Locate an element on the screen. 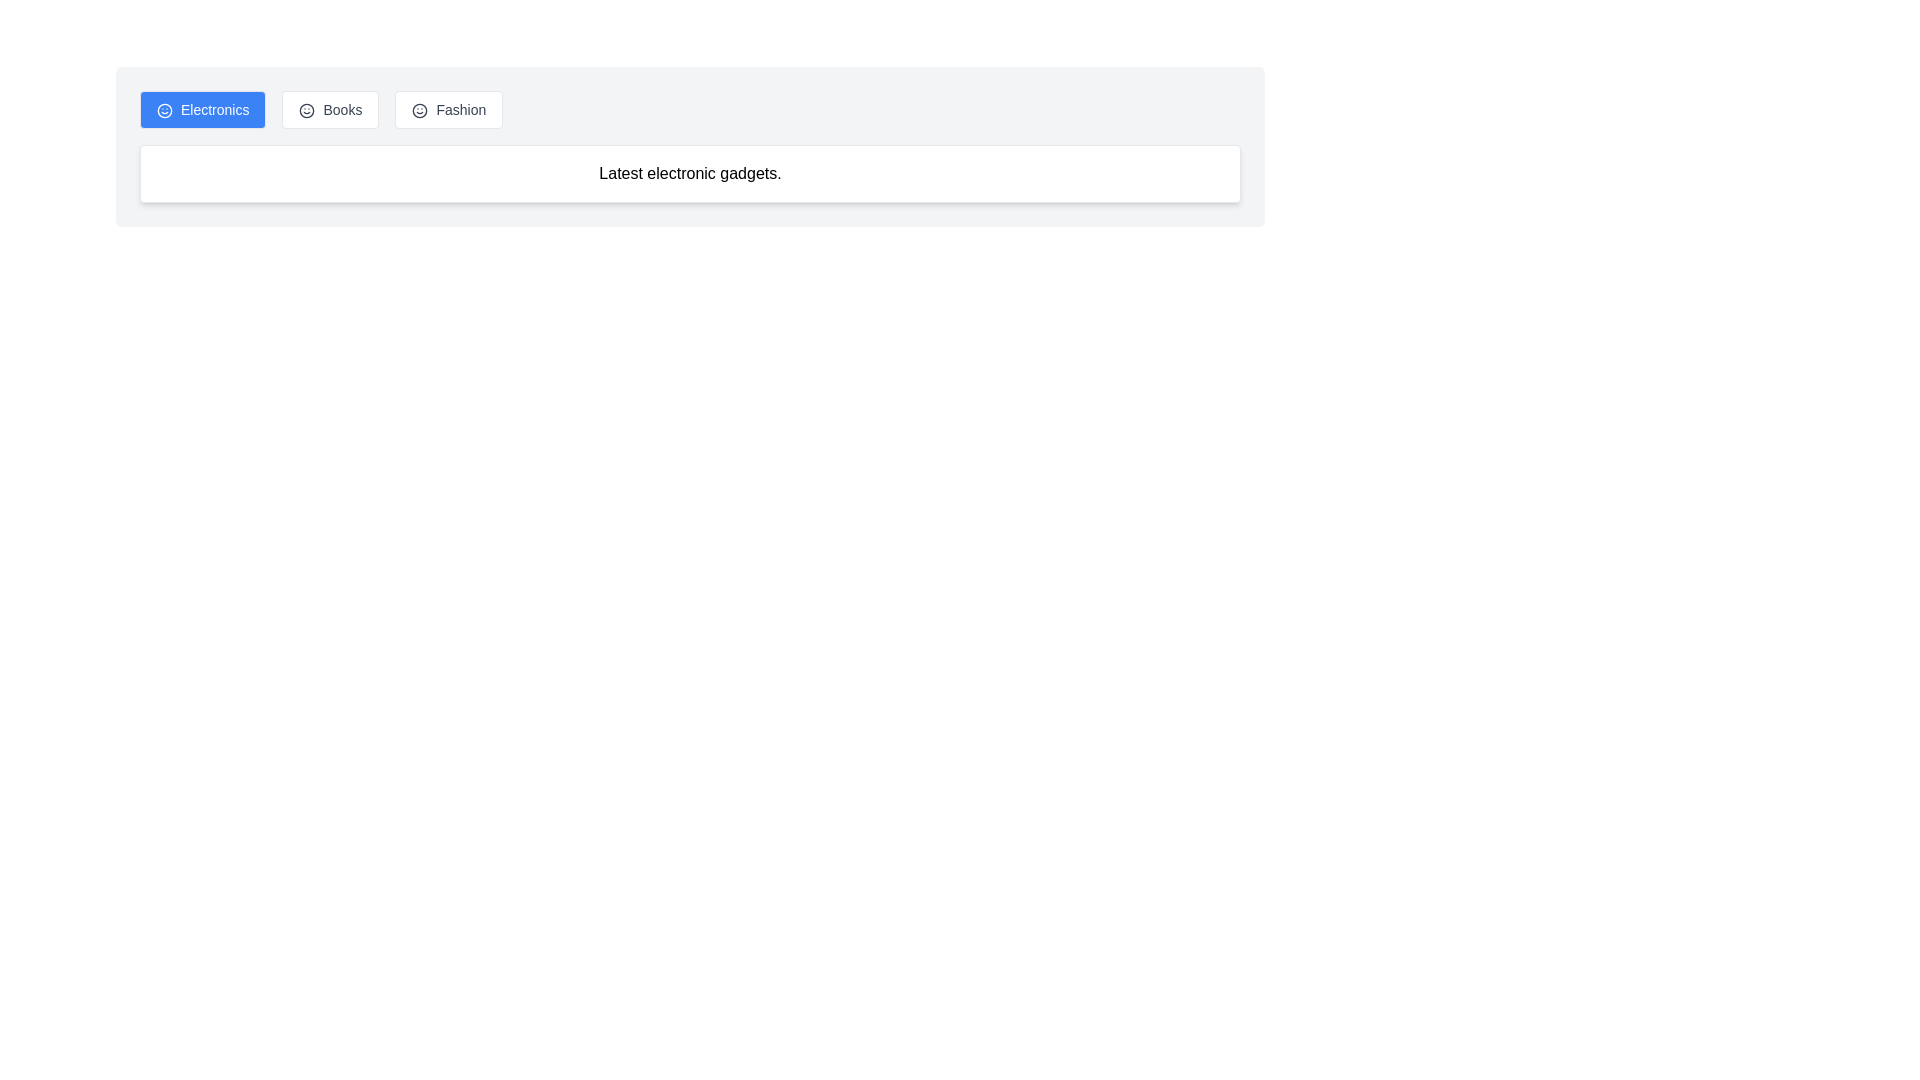 The image size is (1920, 1080). the rectangular button with rounded corners and blue background labeled 'Electronics' is located at coordinates (203, 110).